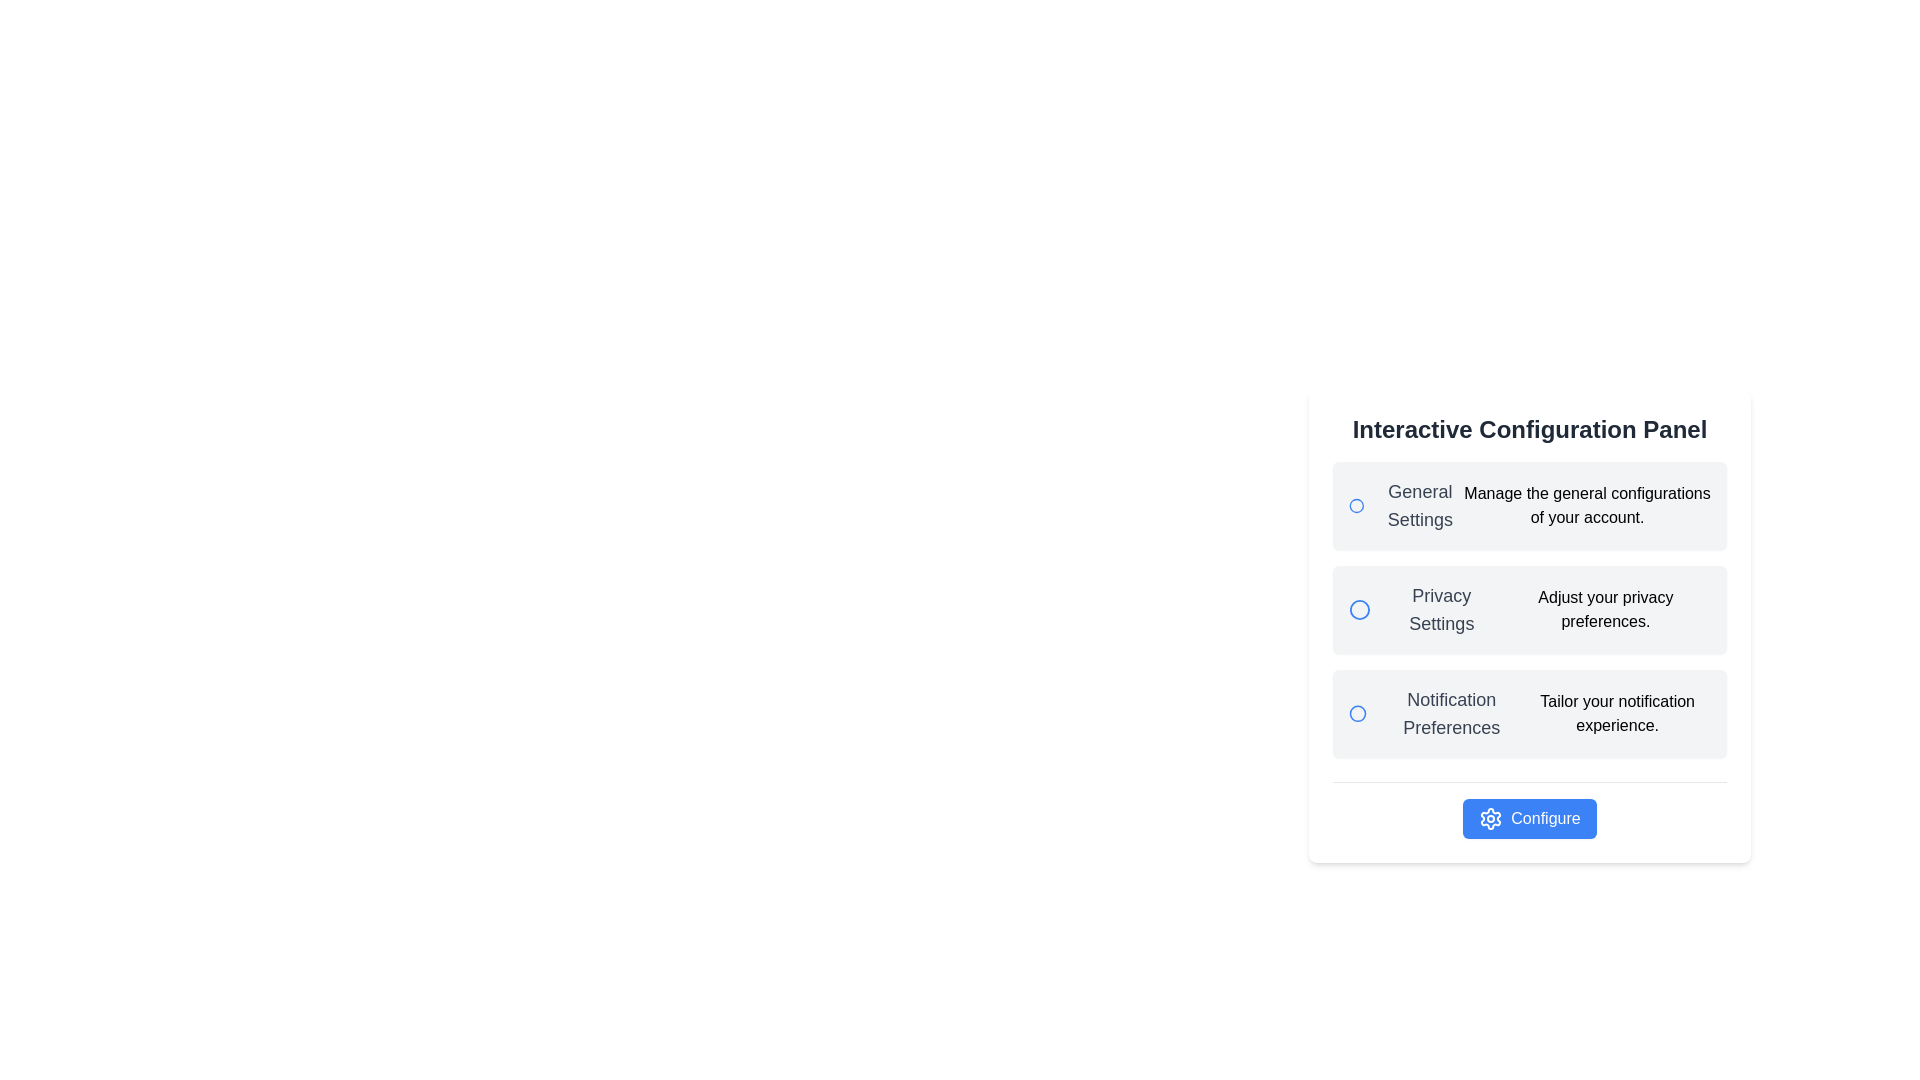  Describe the element at coordinates (1419, 504) in the screenshot. I see `the 'General Settings' text element, which is displayed in grey as the title of the first option in the settings interface of the Interactive Configuration Panel` at that location.